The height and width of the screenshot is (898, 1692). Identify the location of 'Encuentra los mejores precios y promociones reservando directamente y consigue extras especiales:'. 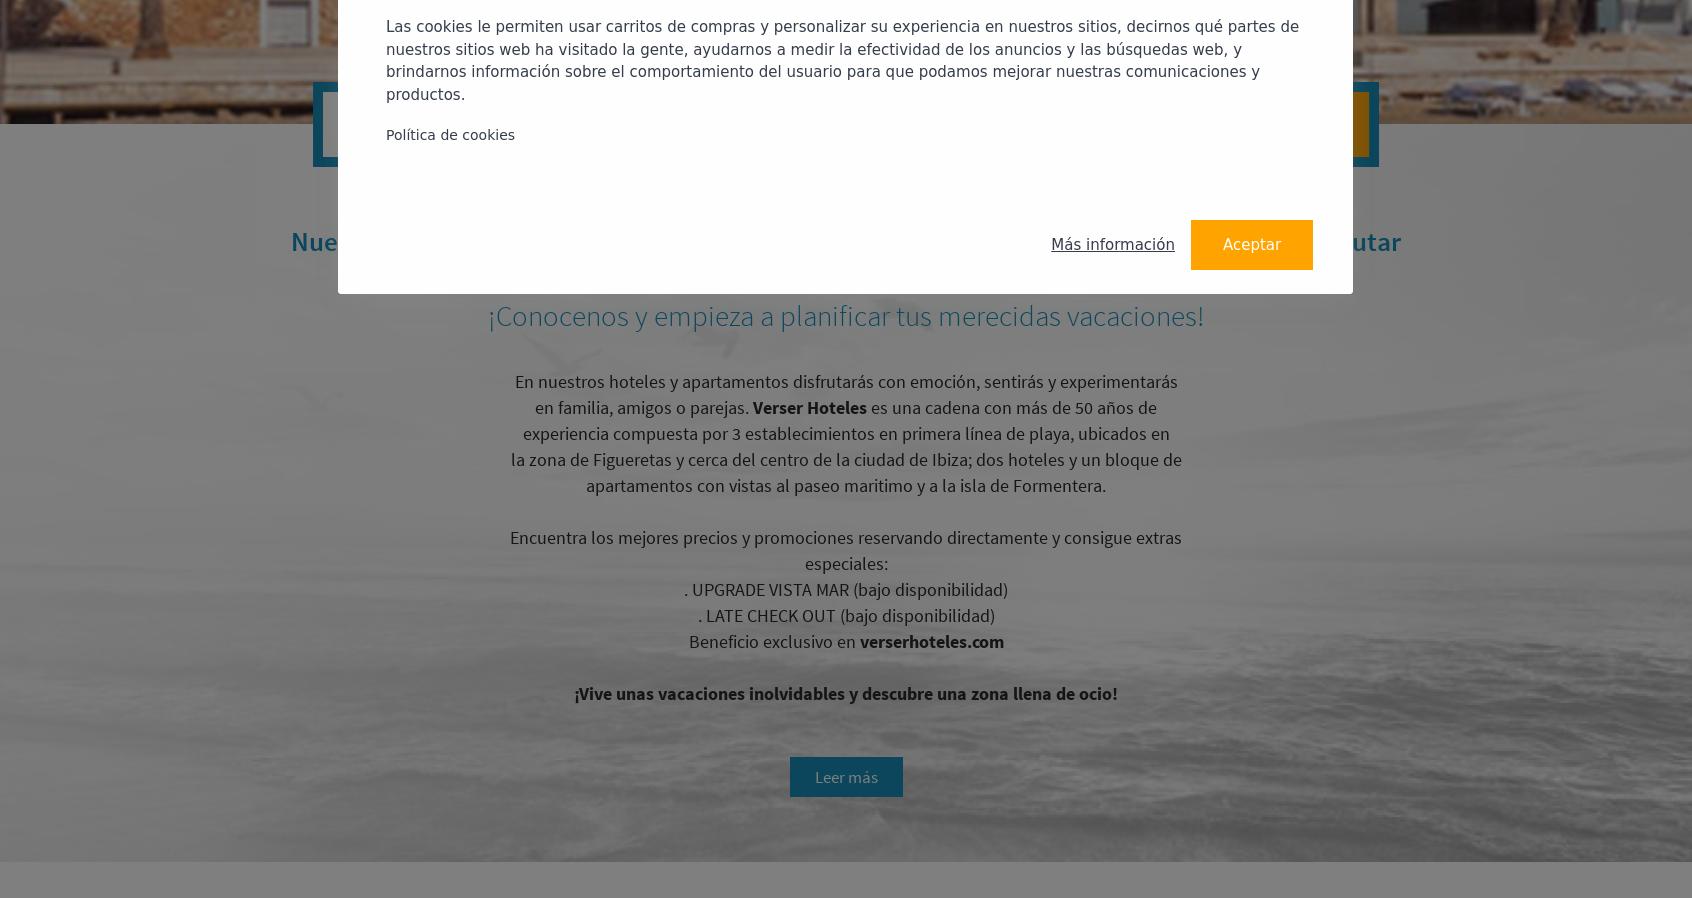
(846, 549).